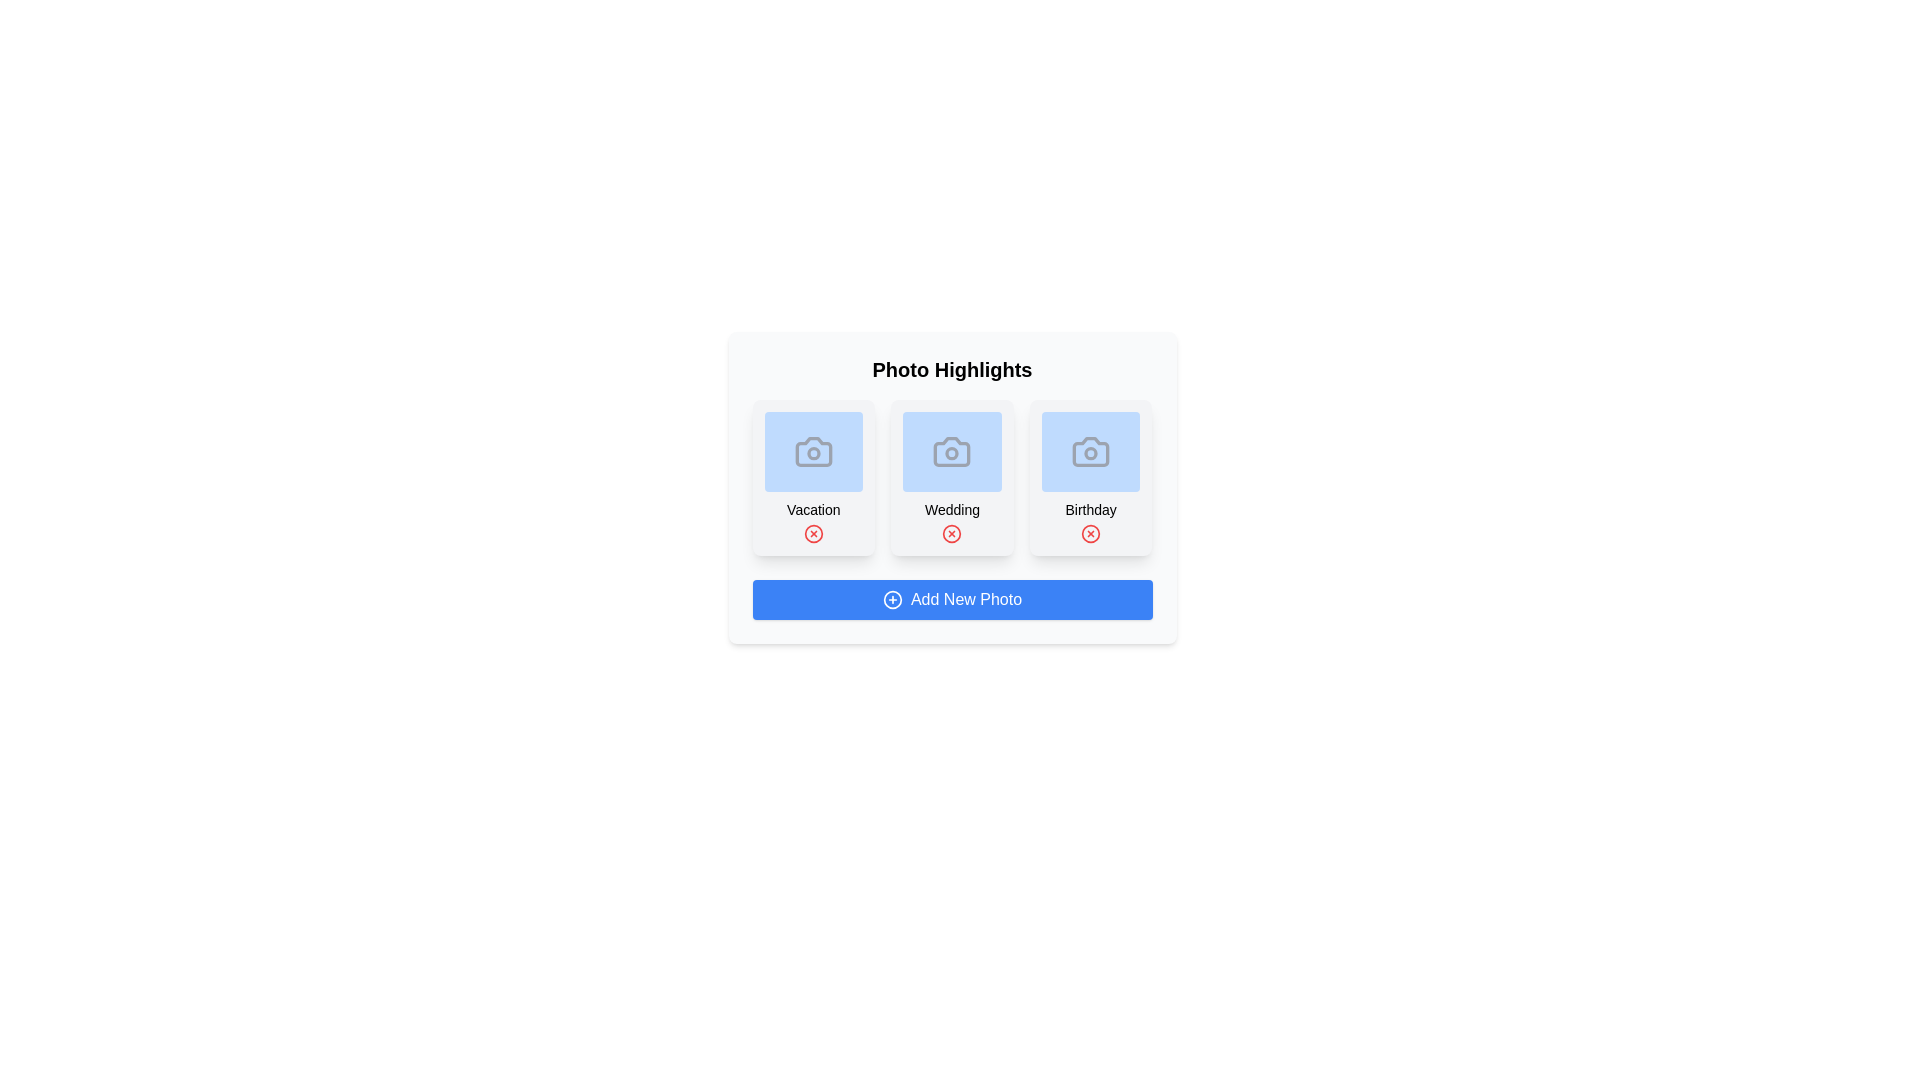  Describe the element at coordinates (951, 532) in the screenshot. I see `the delete button for the photo labeled Wedding` at that location.